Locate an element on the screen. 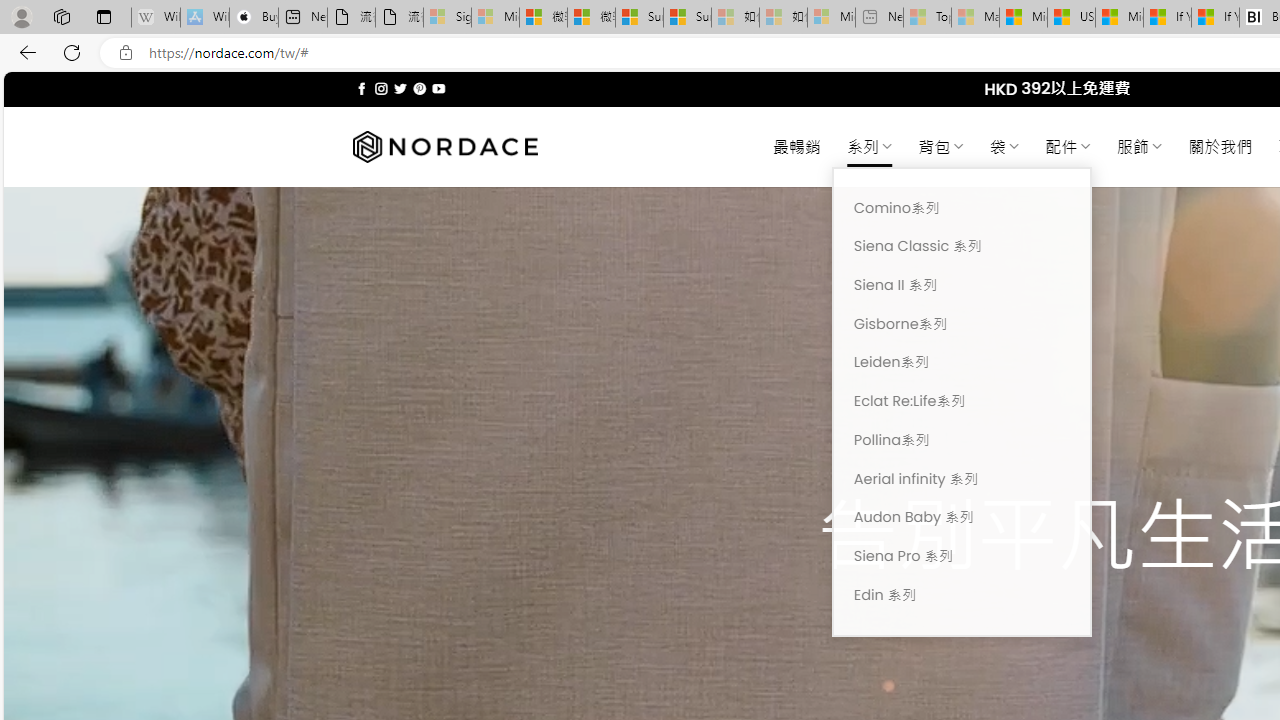 The image size is (1280, 720). 'Follow on Pinterest' is located at coordinates (418, 88).